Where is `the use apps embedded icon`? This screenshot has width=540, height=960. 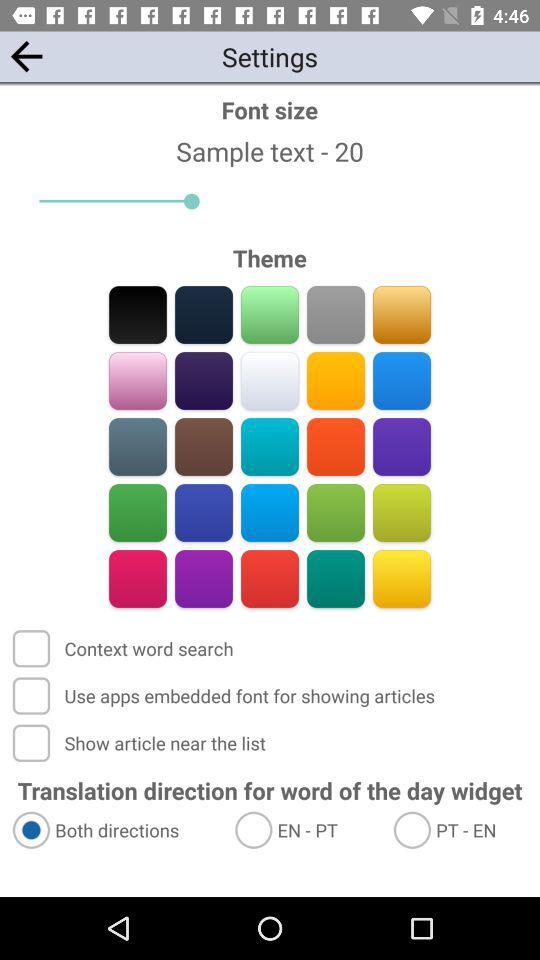 the use apps embedded icon is located at coordinates (225, 696).